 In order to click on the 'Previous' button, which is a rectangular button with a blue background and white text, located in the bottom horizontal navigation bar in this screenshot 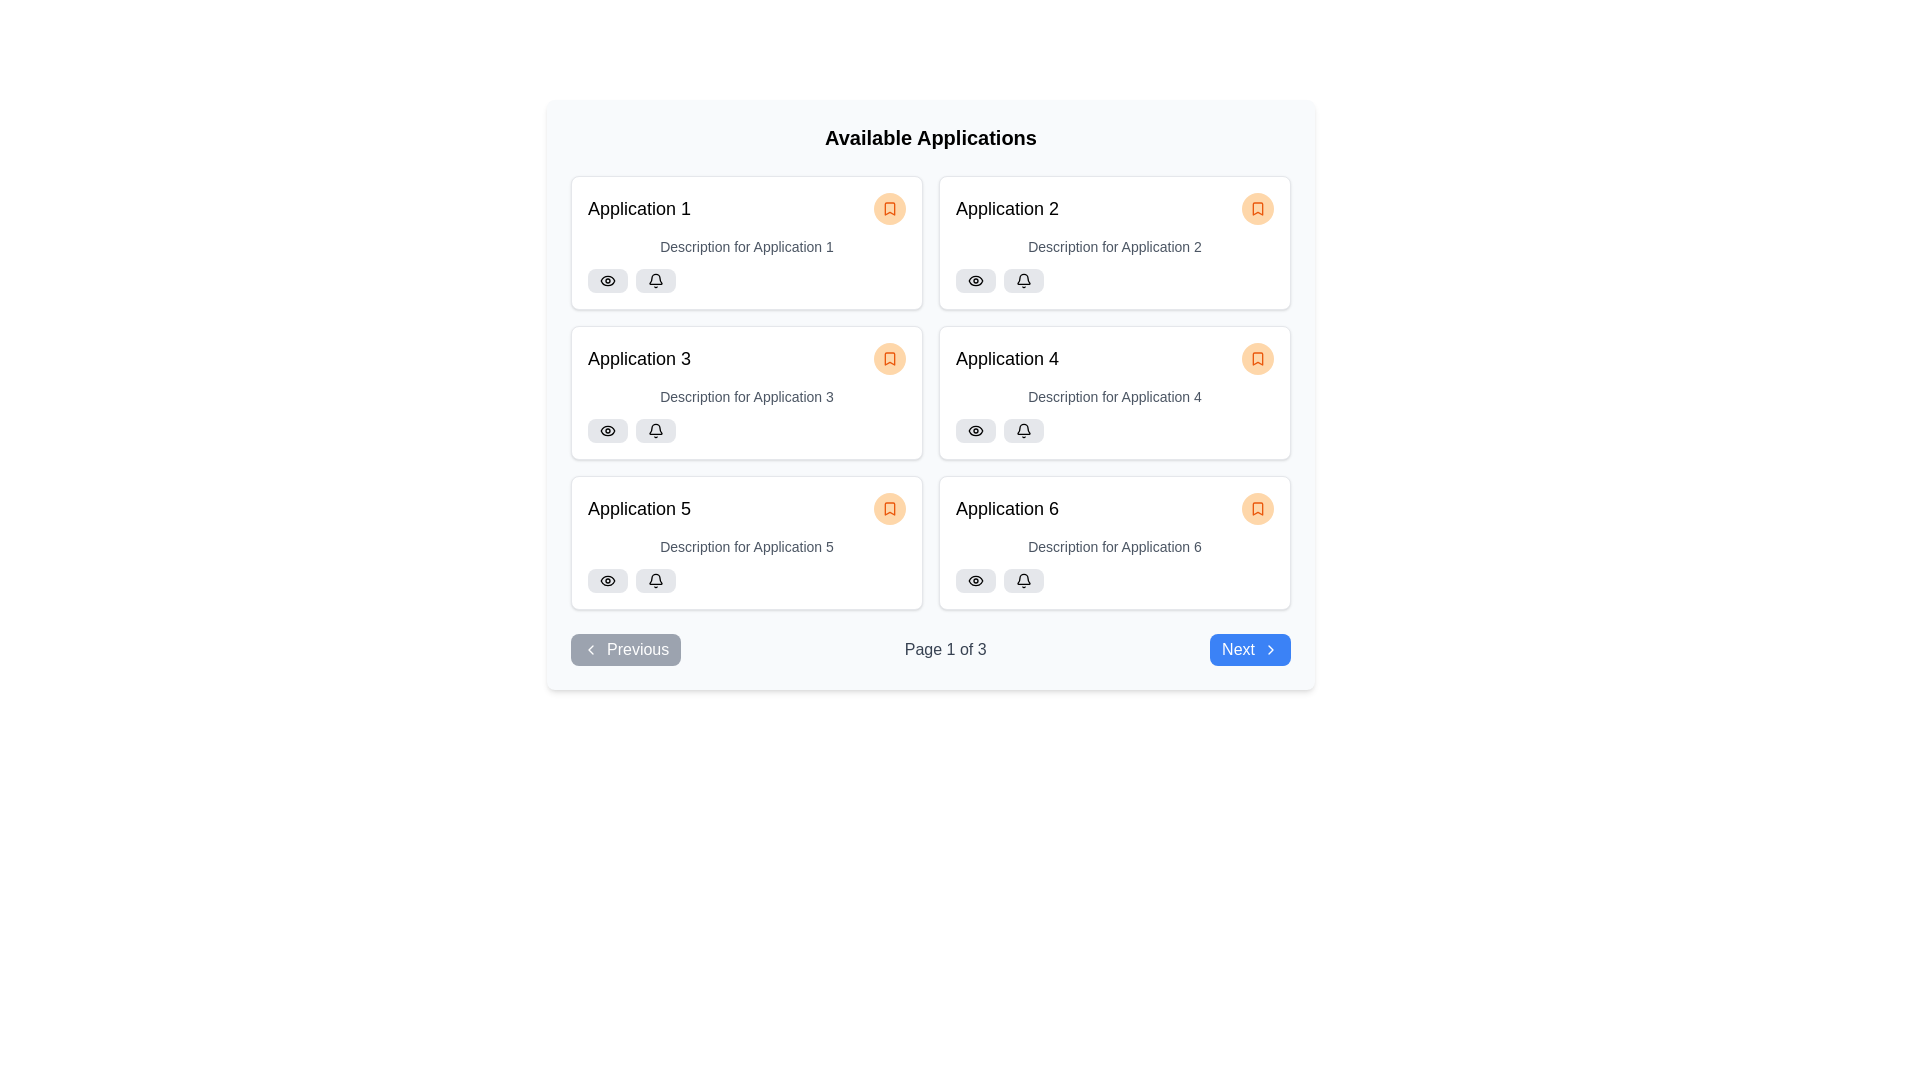, I will do `click(624, 650)`.